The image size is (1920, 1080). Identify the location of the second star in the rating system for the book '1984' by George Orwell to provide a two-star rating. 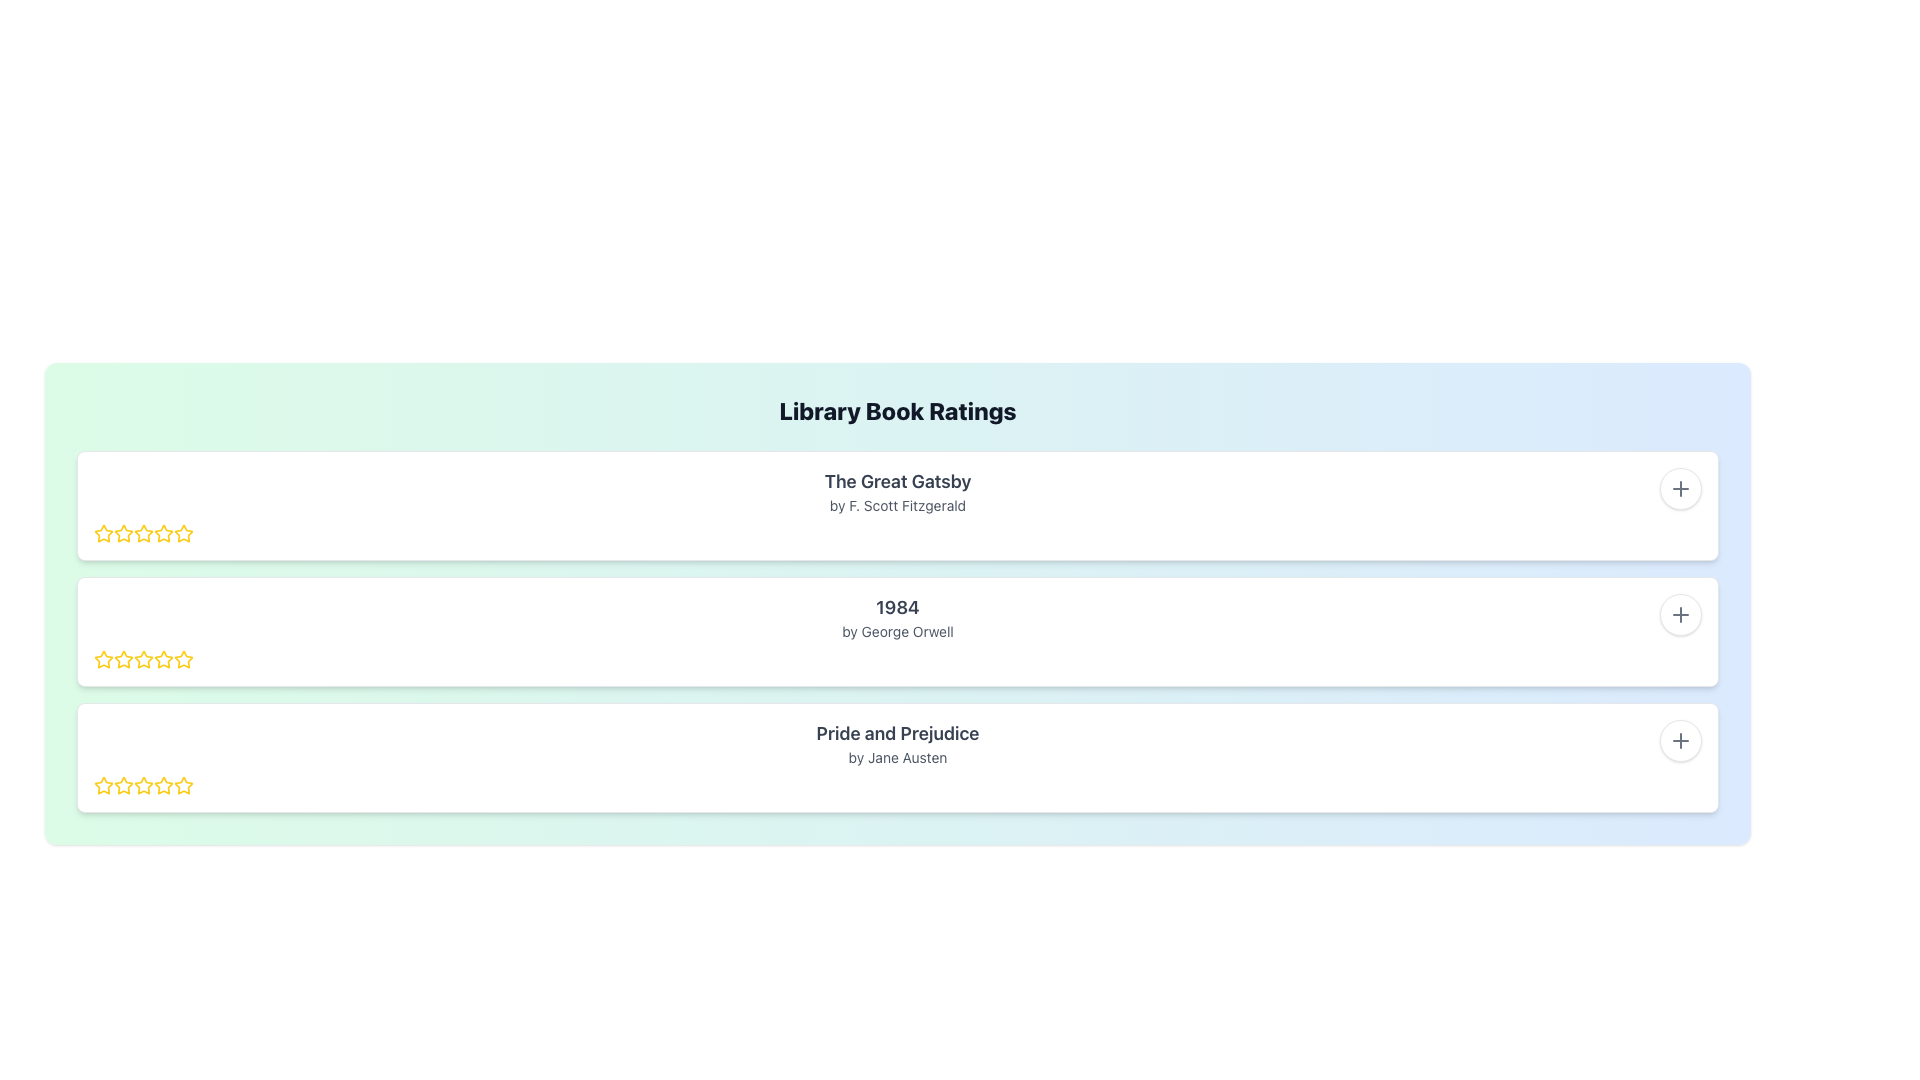
(143, 659).